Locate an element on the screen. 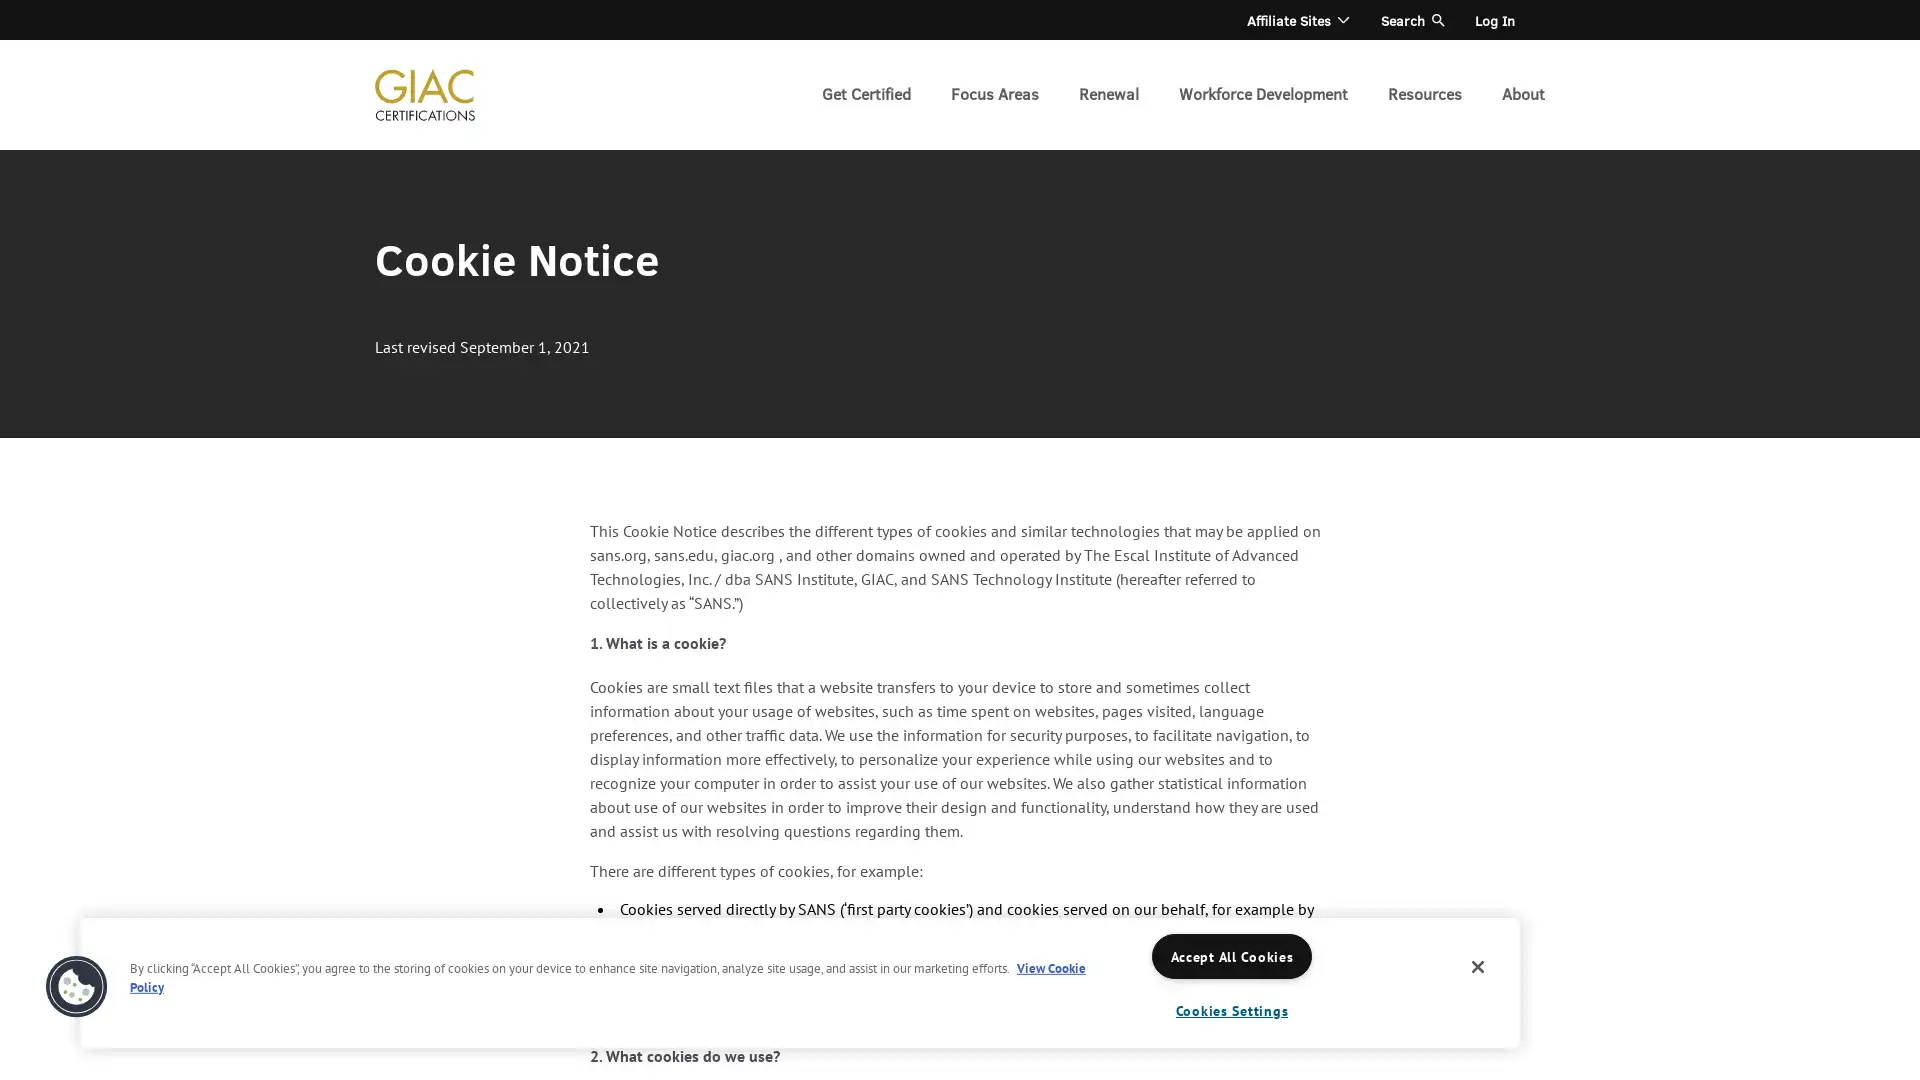 The width and height of the screenshot is (1920, 1080). Cookies Settings is located at coordinates (1231, 1010).